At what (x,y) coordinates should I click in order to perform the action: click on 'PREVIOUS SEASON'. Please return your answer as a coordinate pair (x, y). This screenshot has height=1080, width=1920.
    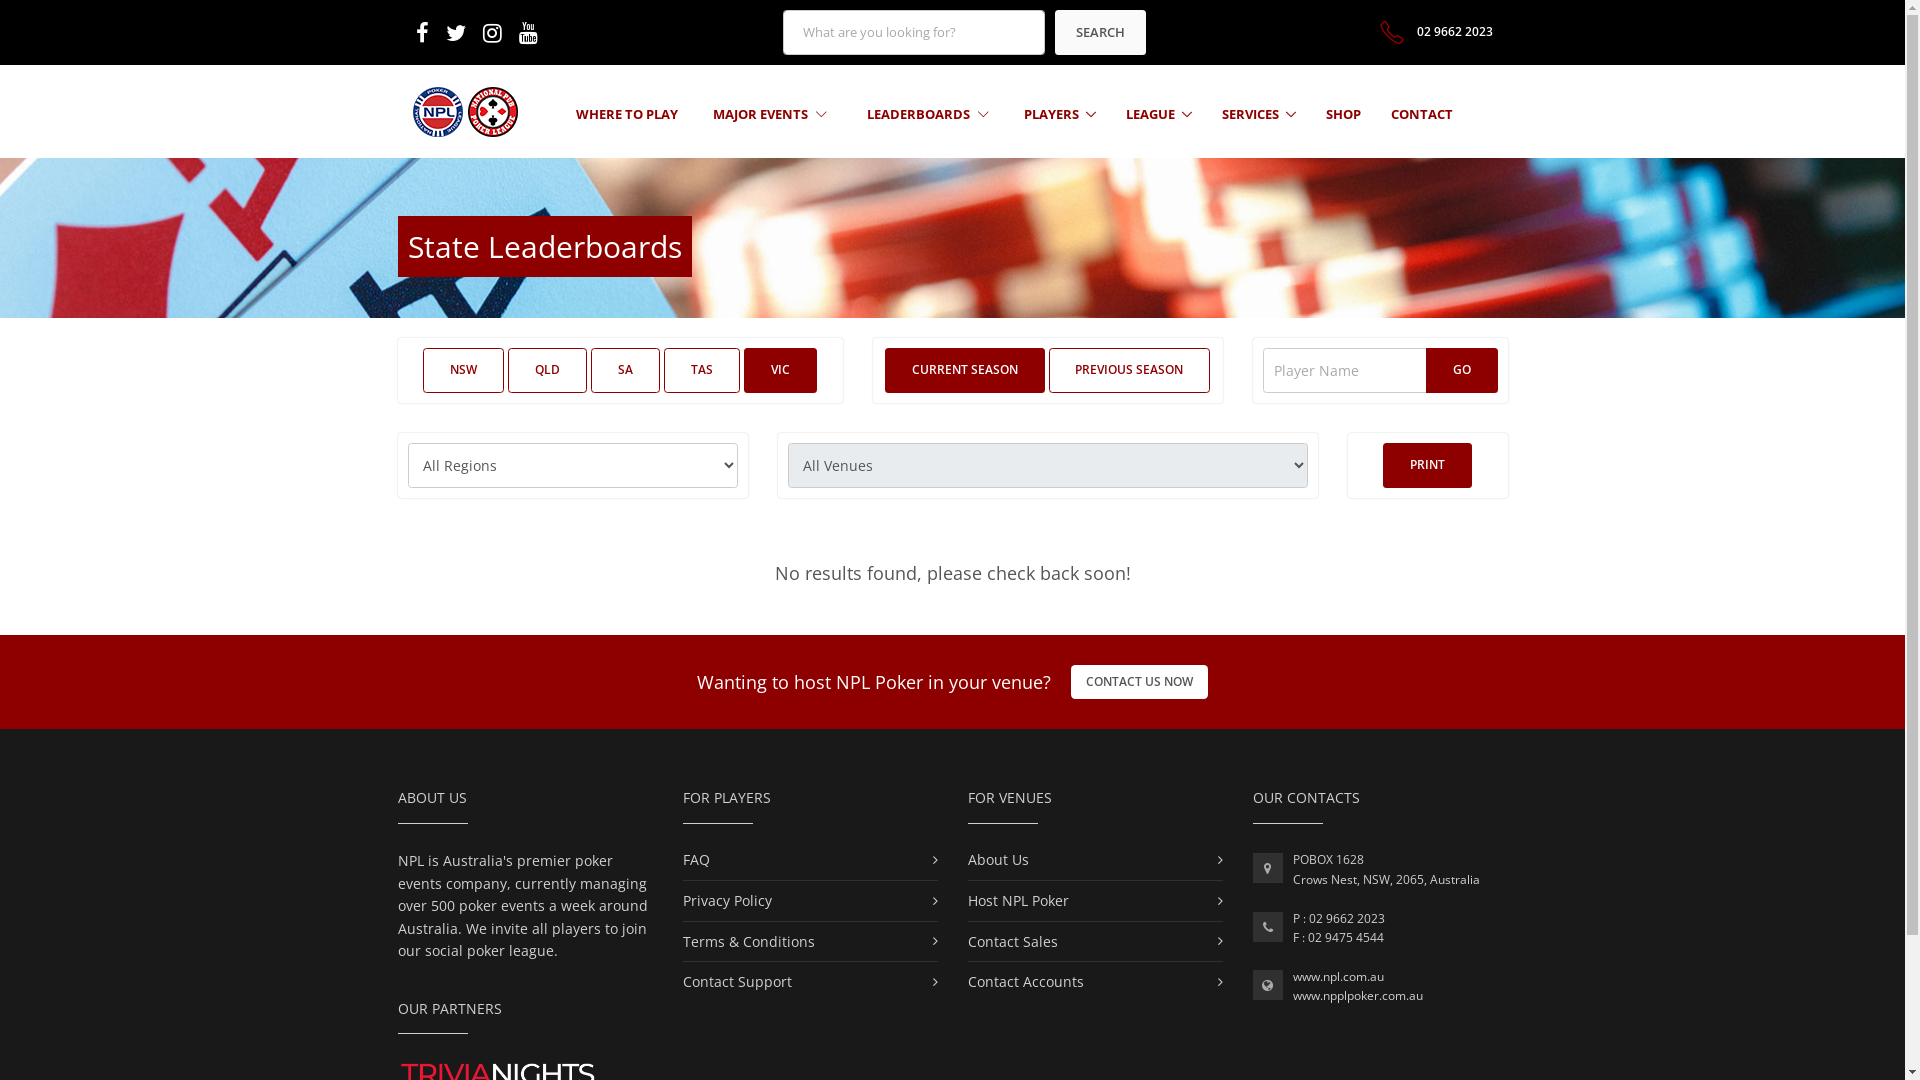
    Looking at the image, I should click on (1128, 370).